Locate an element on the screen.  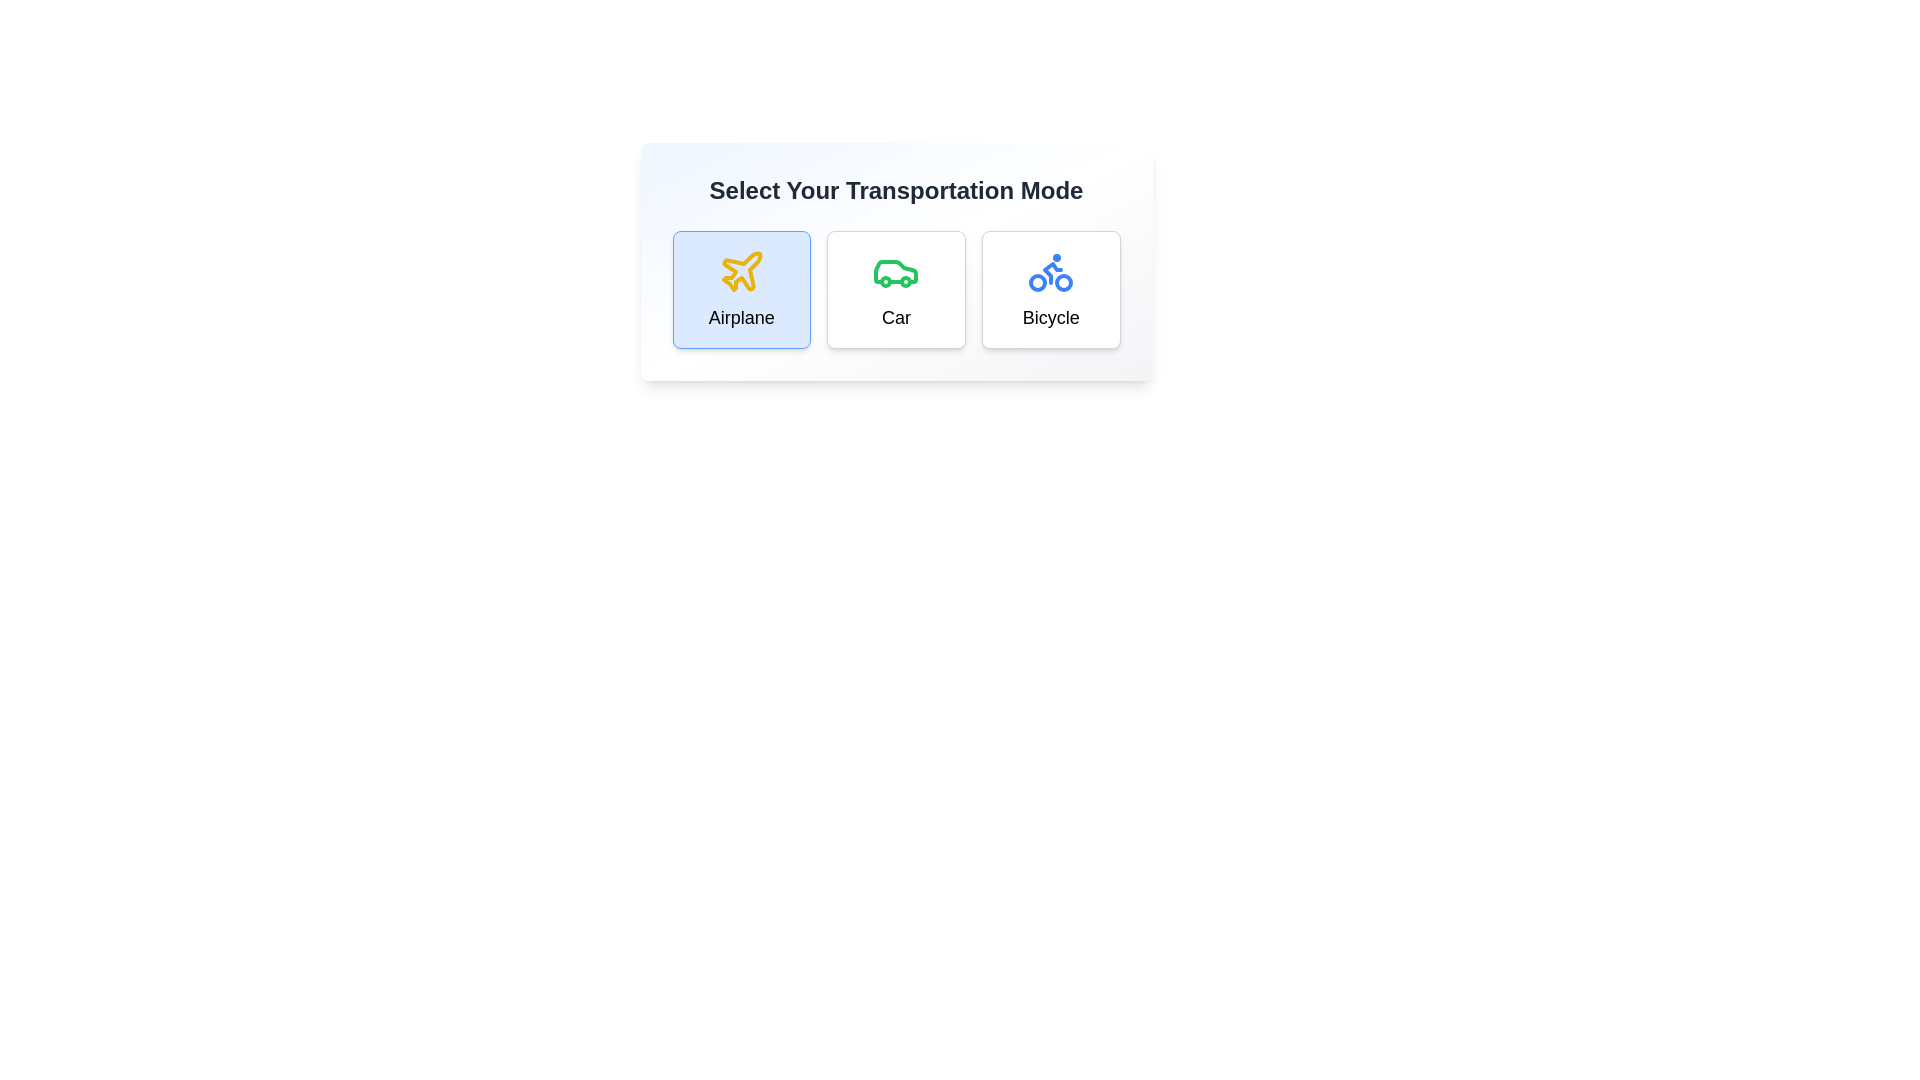
the left wheel of the bicycle icon, which is part of the 'Bicycle' button is located at coordinates (1038, 282).